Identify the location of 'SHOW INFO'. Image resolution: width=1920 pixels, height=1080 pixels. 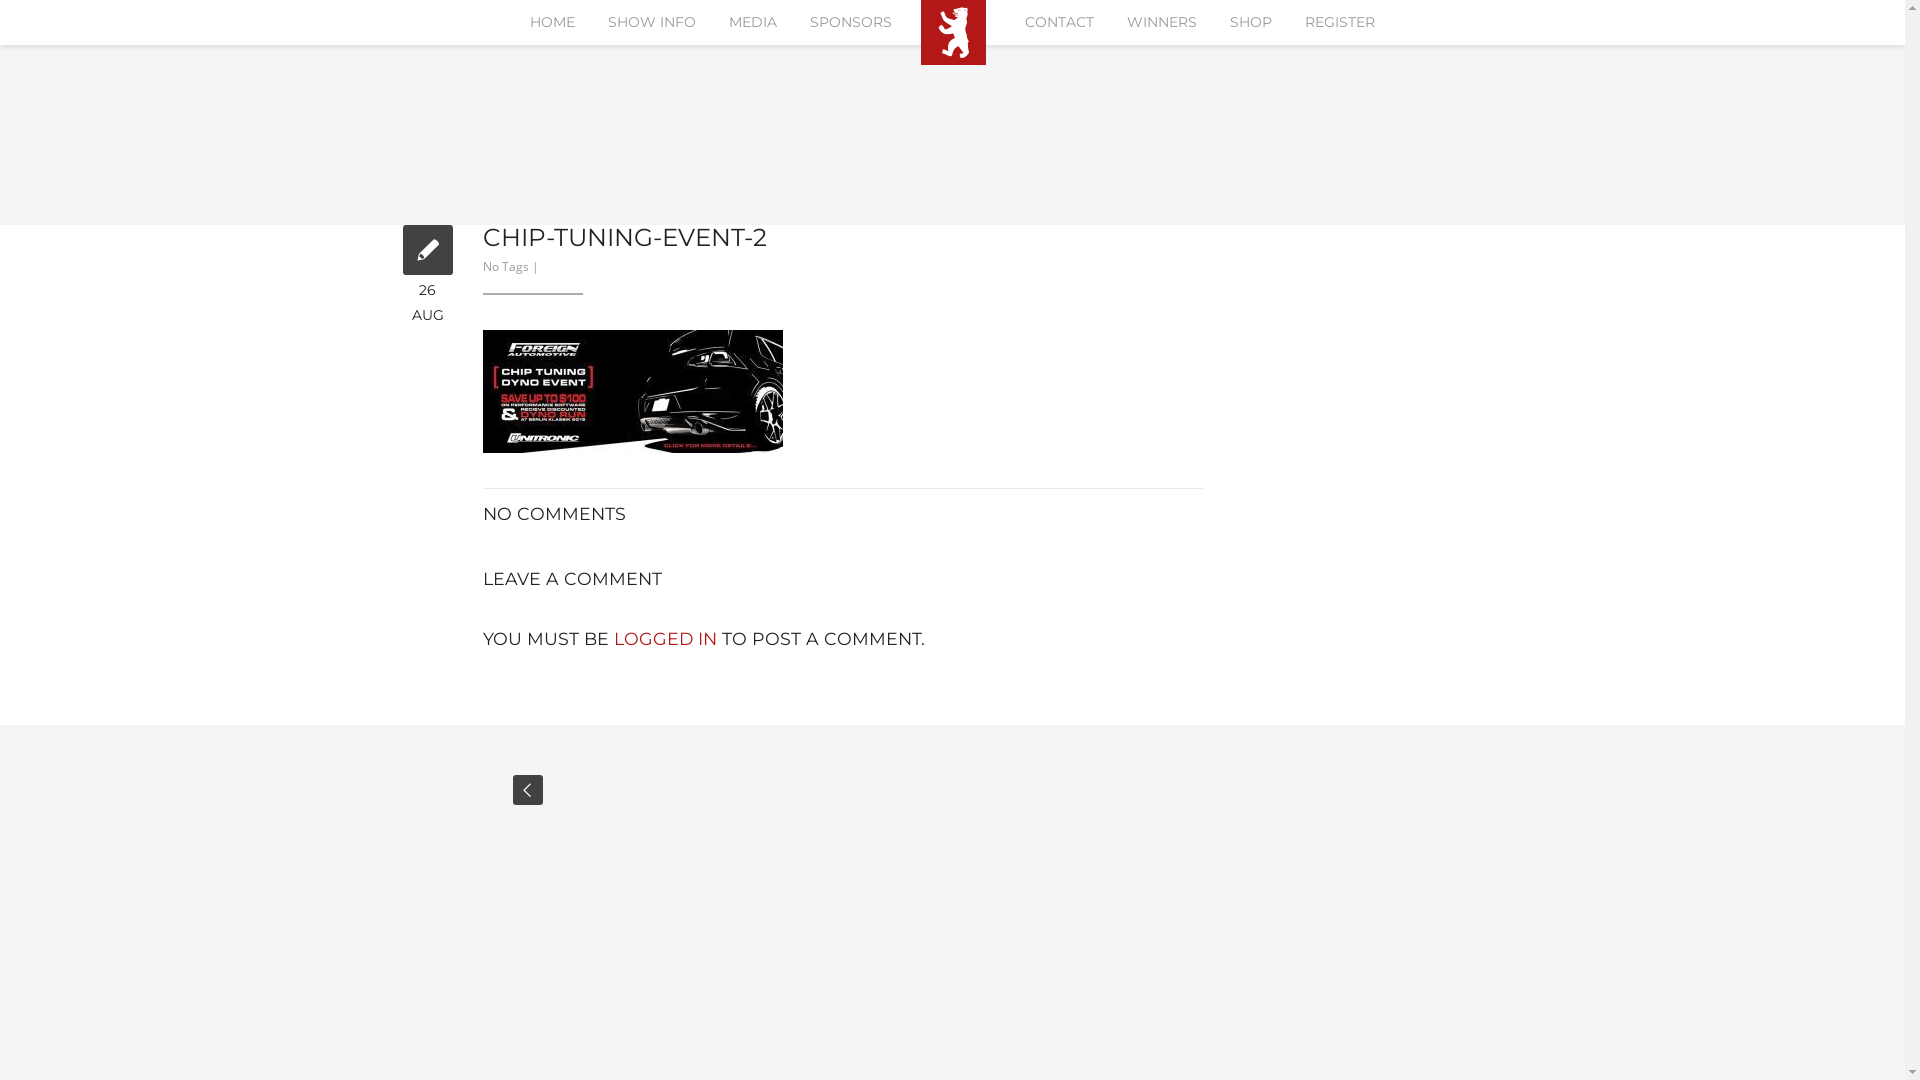
(652, 22).